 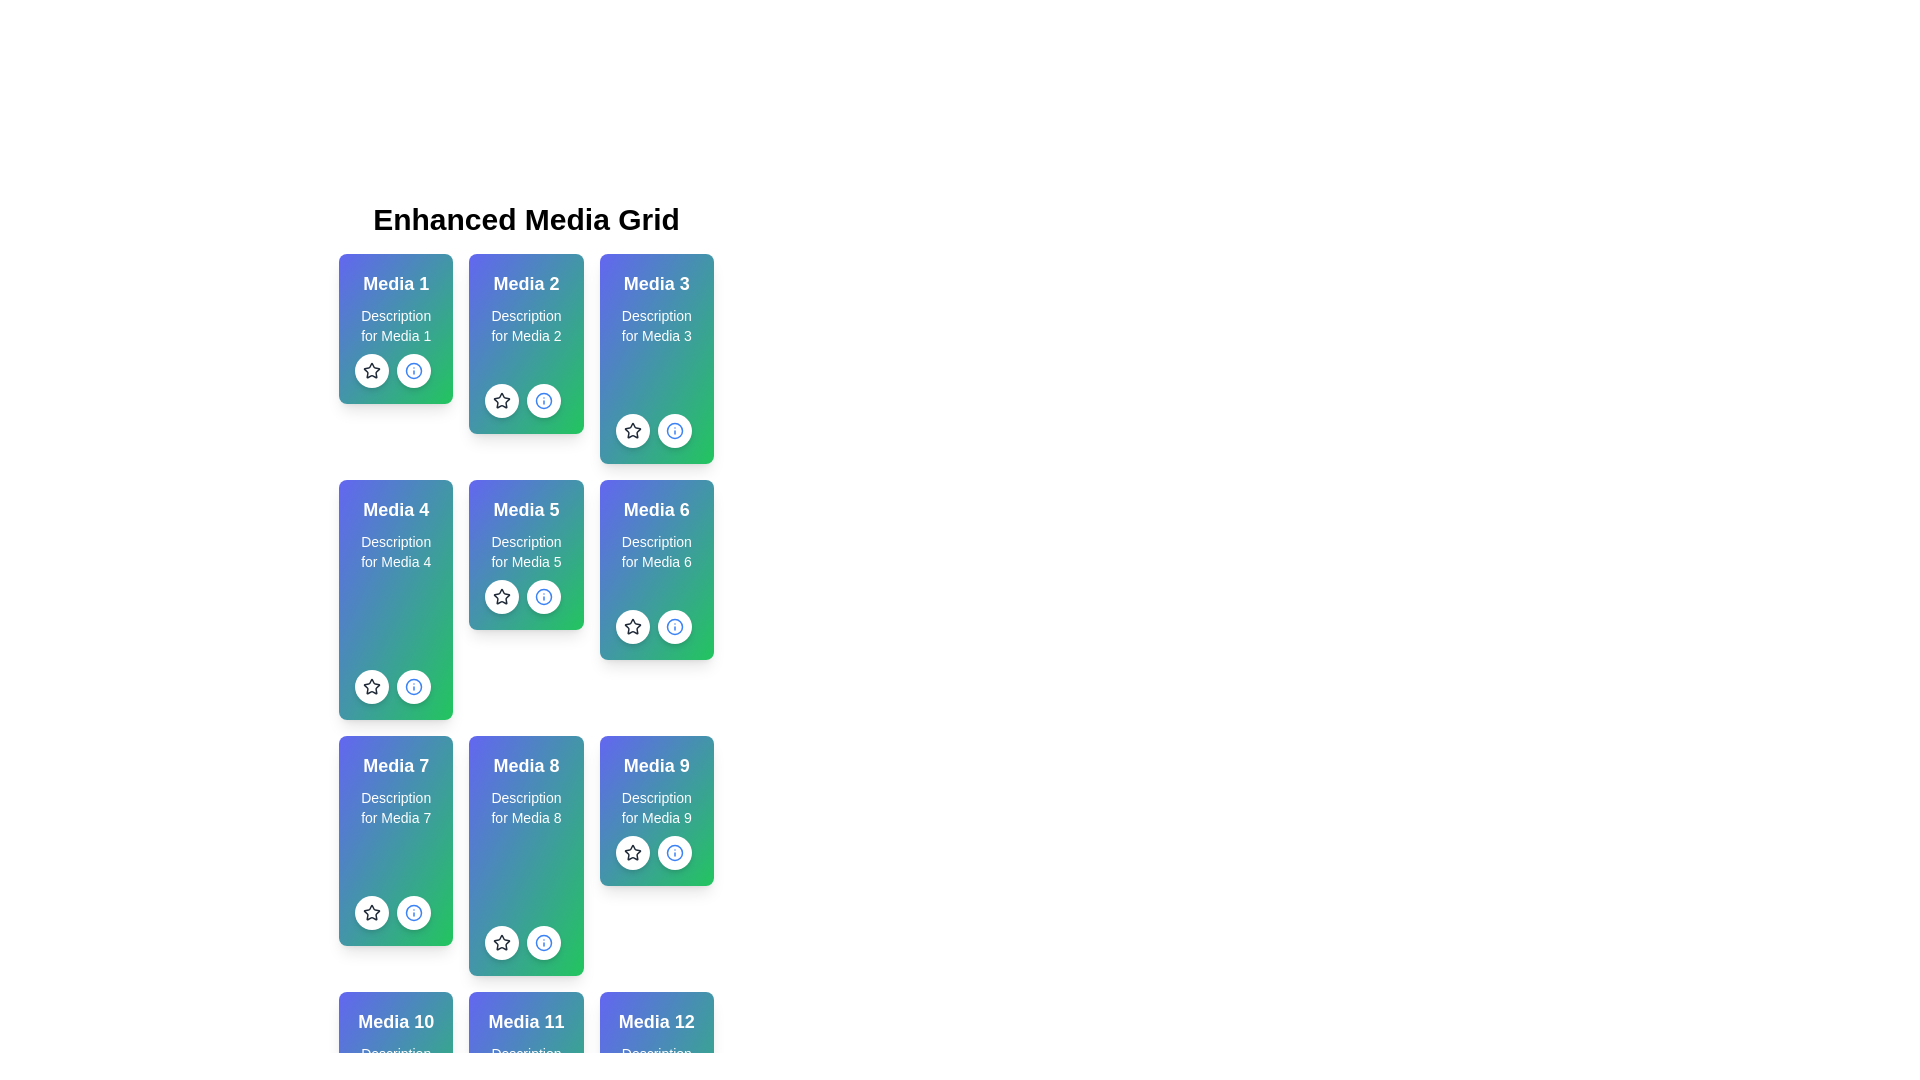 What do you see at coordinates (412, 685) in the screenshot?
I see `the circular SVG element with a blue outline located in the bottom-right corner of the Media 6 card` at bounding box center [412, 685].